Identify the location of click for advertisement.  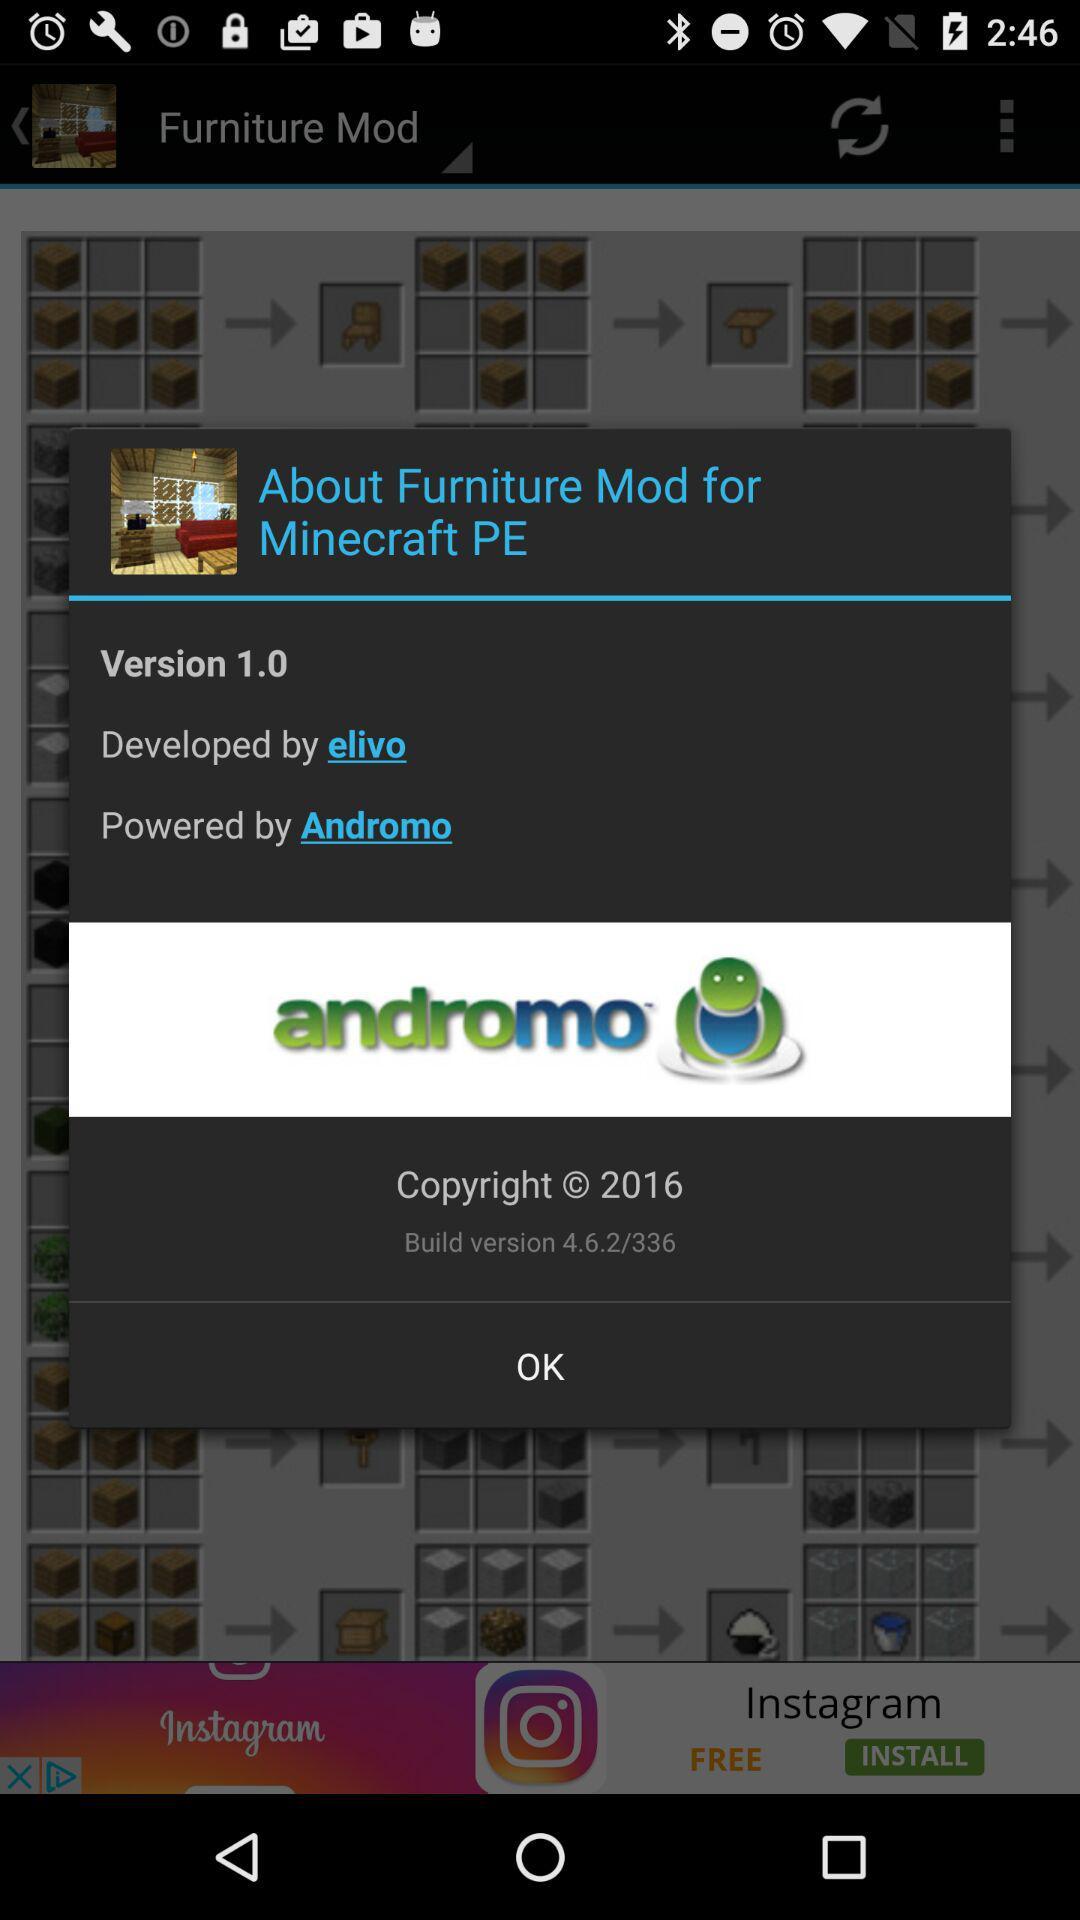
(538, 1019).